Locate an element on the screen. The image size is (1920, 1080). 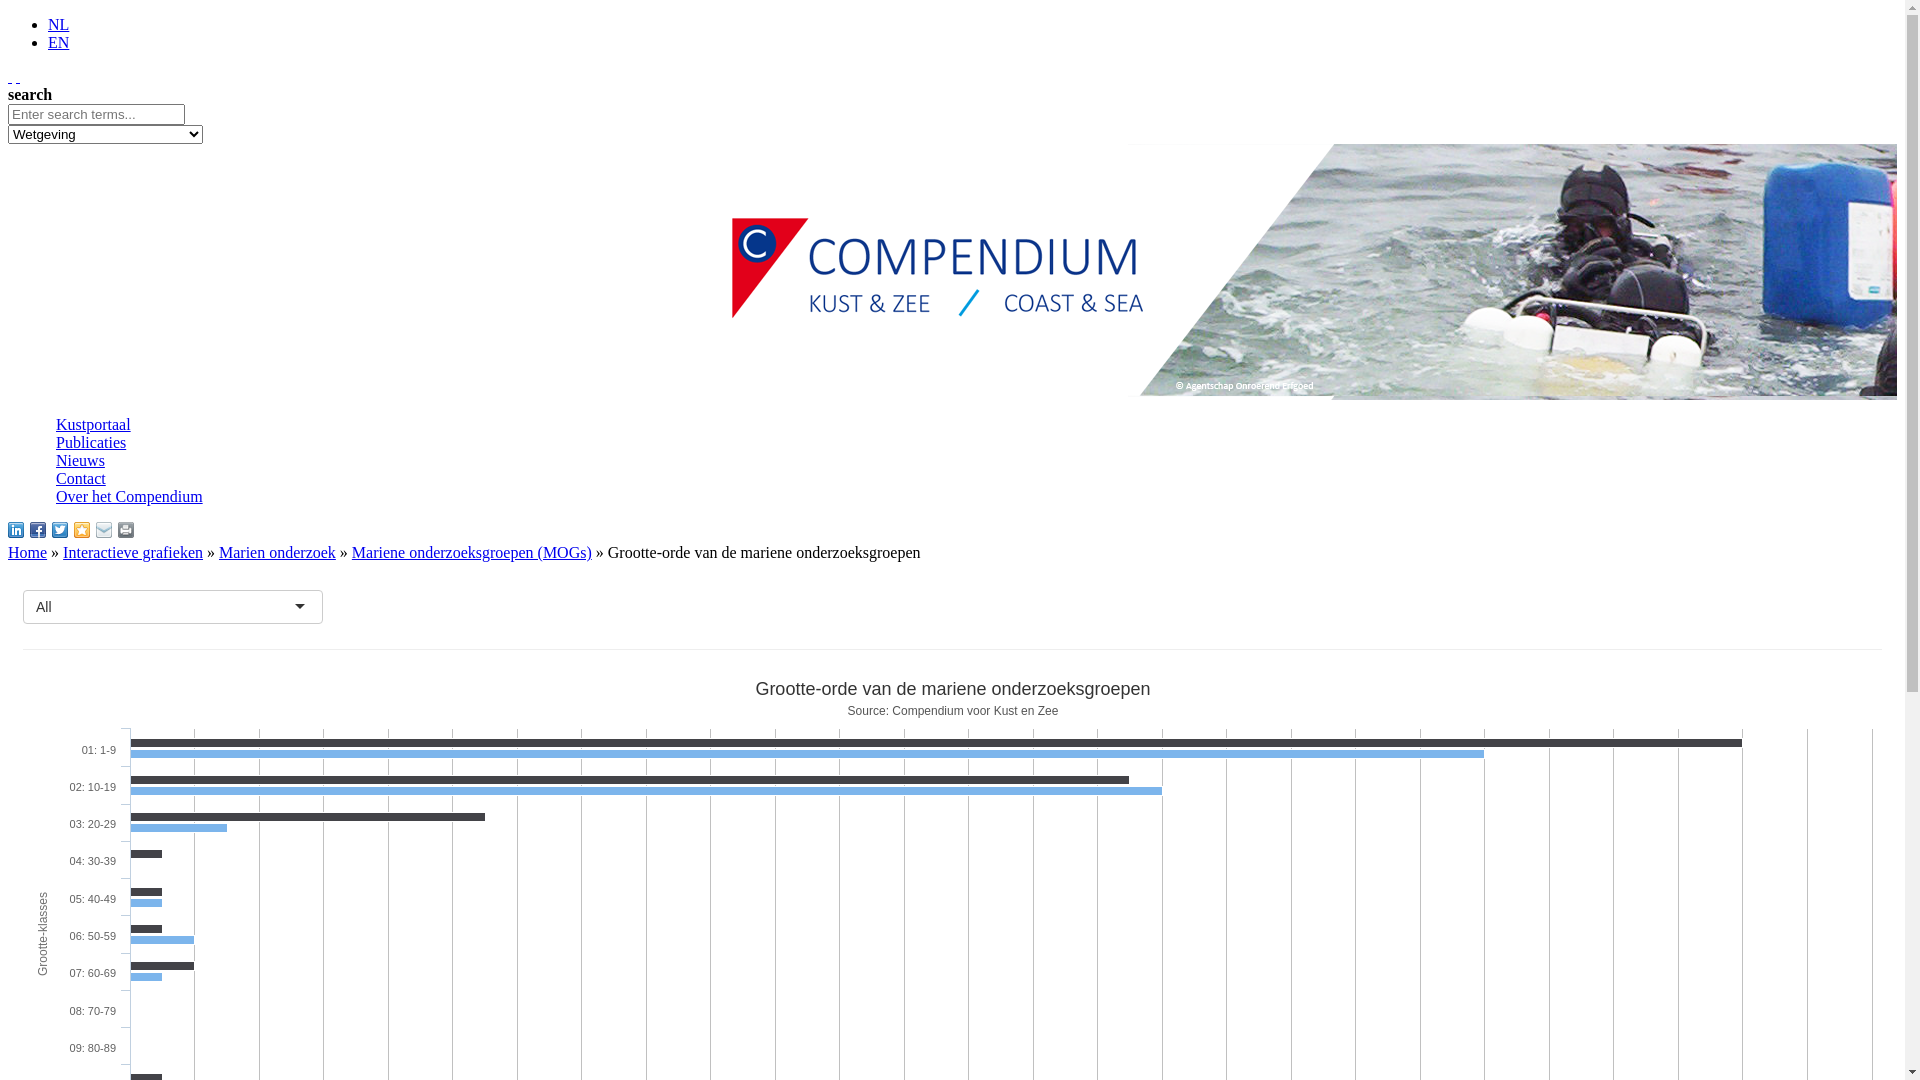
'Save to Browser Favorites' is located at coordinates (80, 528).